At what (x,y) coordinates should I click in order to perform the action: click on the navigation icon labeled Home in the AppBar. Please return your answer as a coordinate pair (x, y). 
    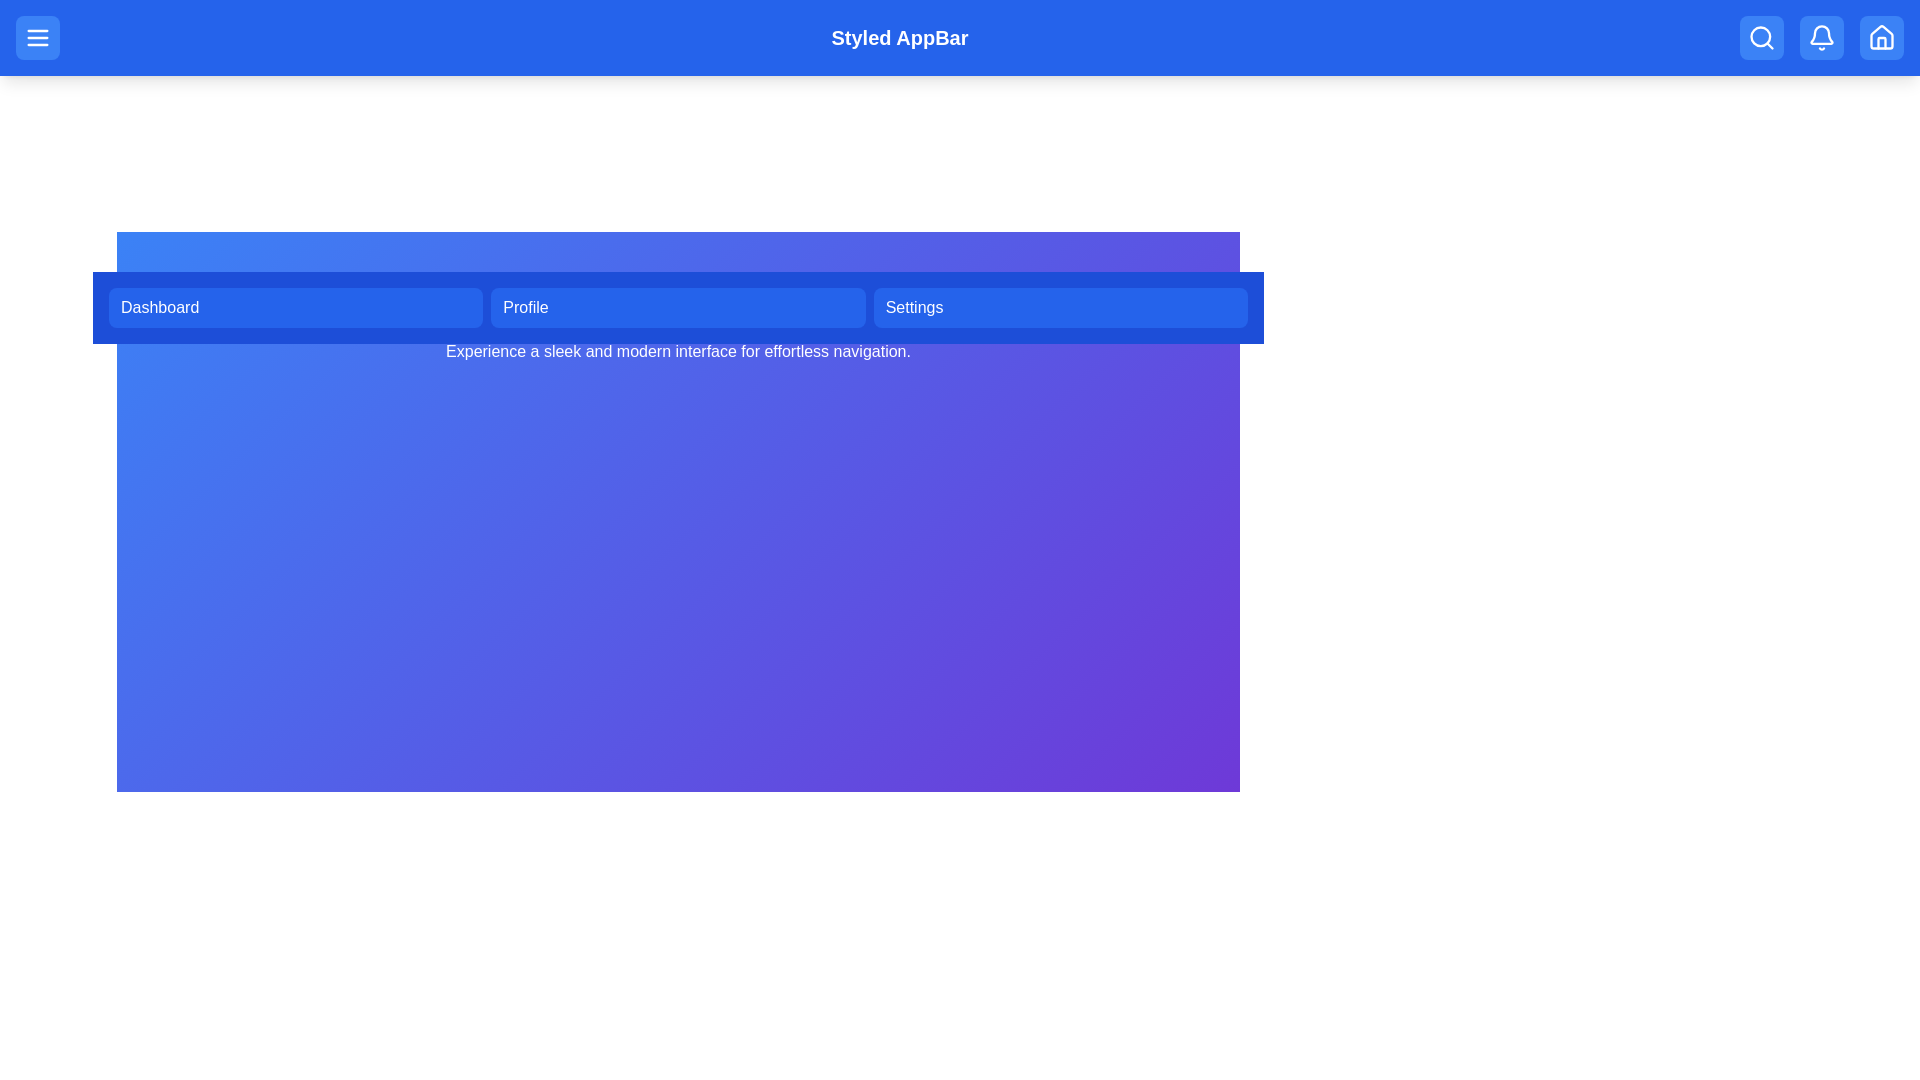
    Looking at the image, I should click on (1880, 38).